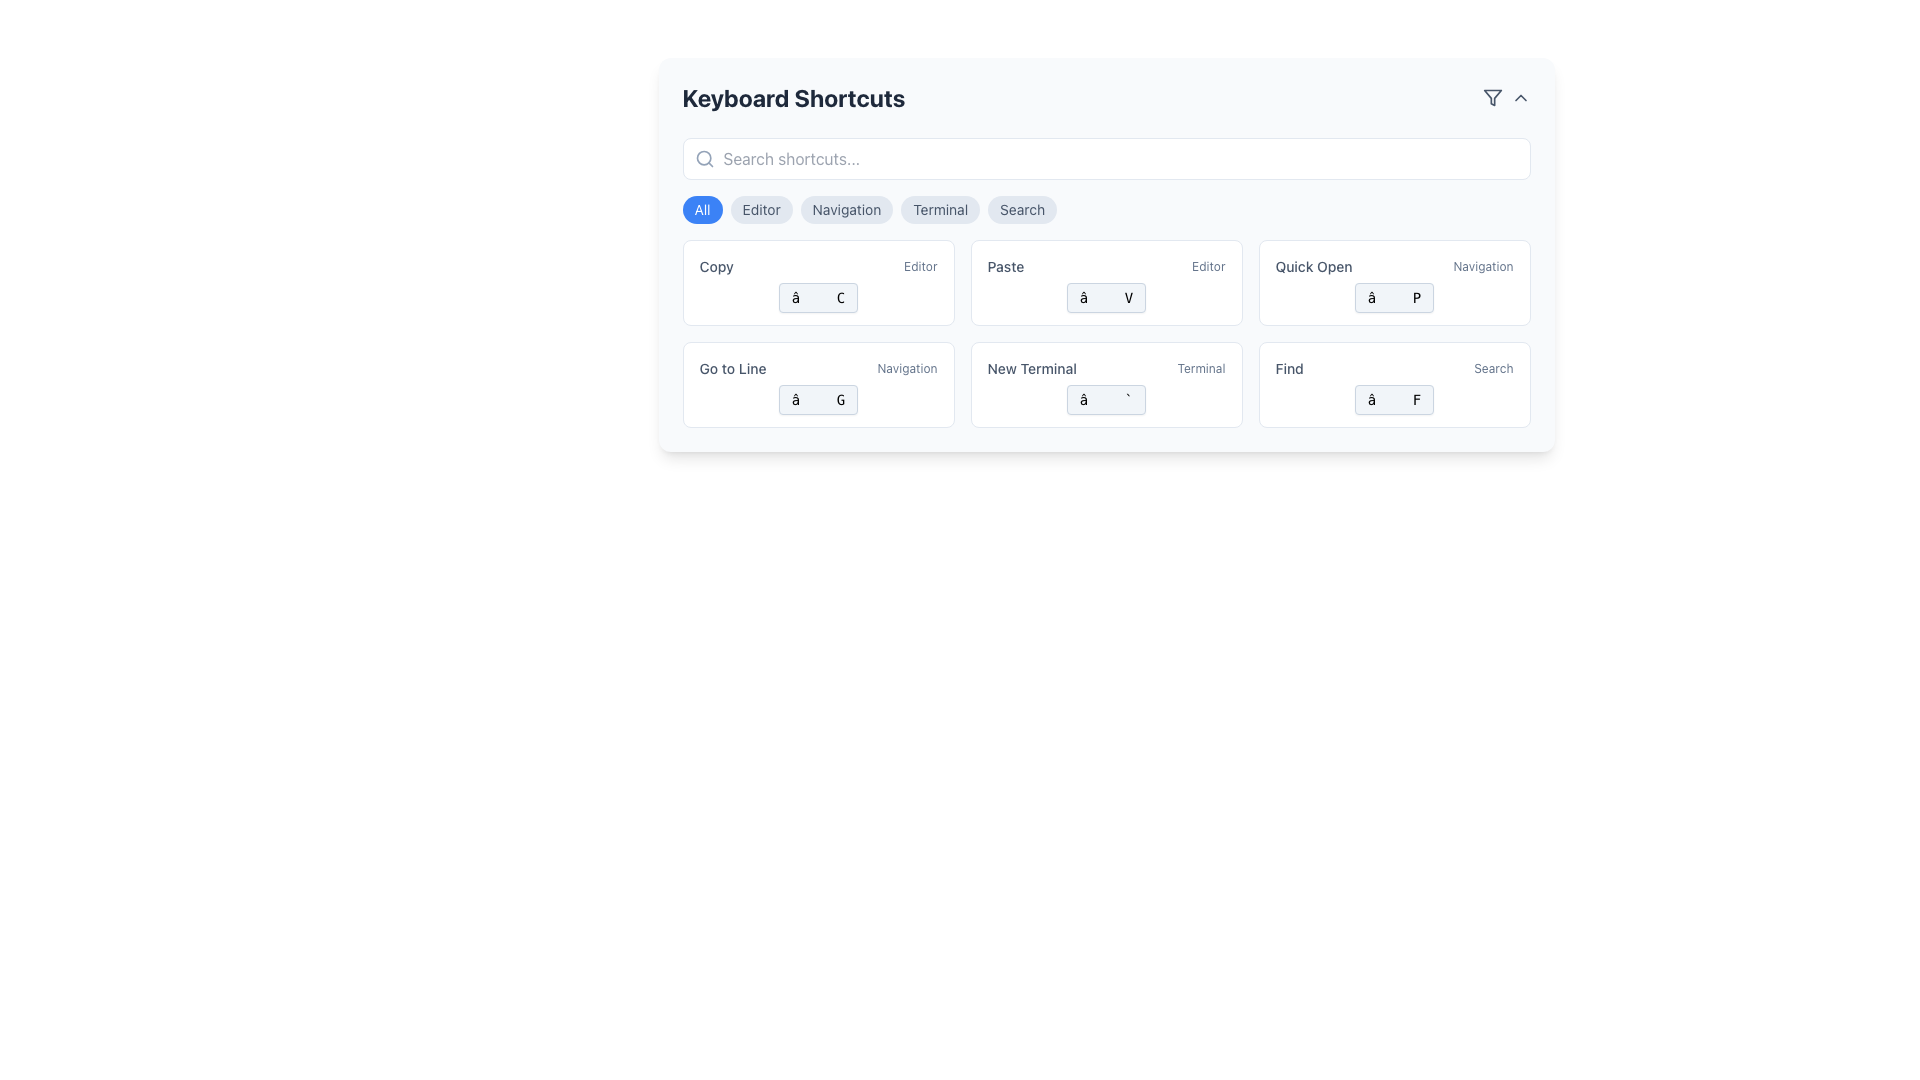  What do you see at coordinates (1005, 265) in the screenshot?
I see `the descriptive text label indicating the functionality of an associated keyboard shortcut in the 'Keyboard Shortcuts' interface, which is located to the left of the 'Editor' label` at bounding box center [1005, 265].